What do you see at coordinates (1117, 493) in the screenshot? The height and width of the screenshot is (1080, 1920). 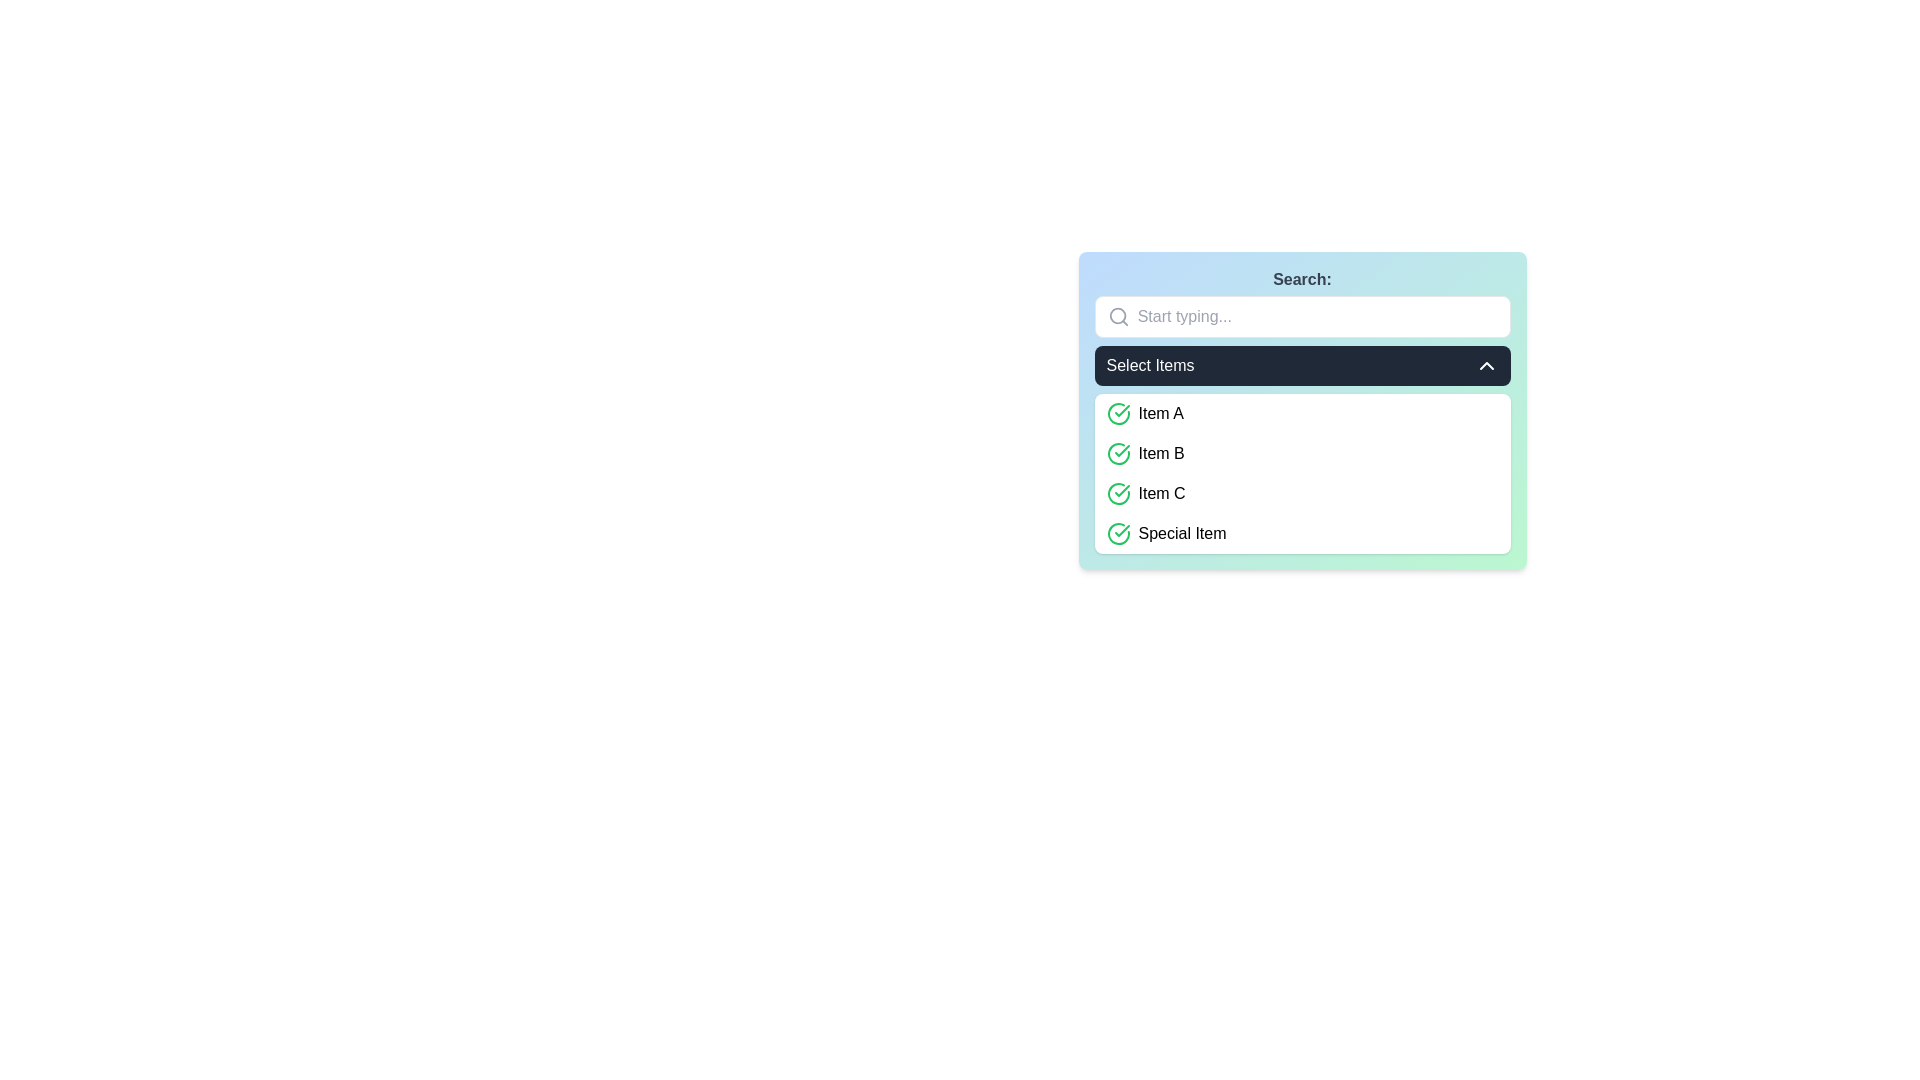 I see `the circular checkmark icon in the dropdown menu, which is styled in green and located near the text 'Item B'` at bounding box center [1117, 493].